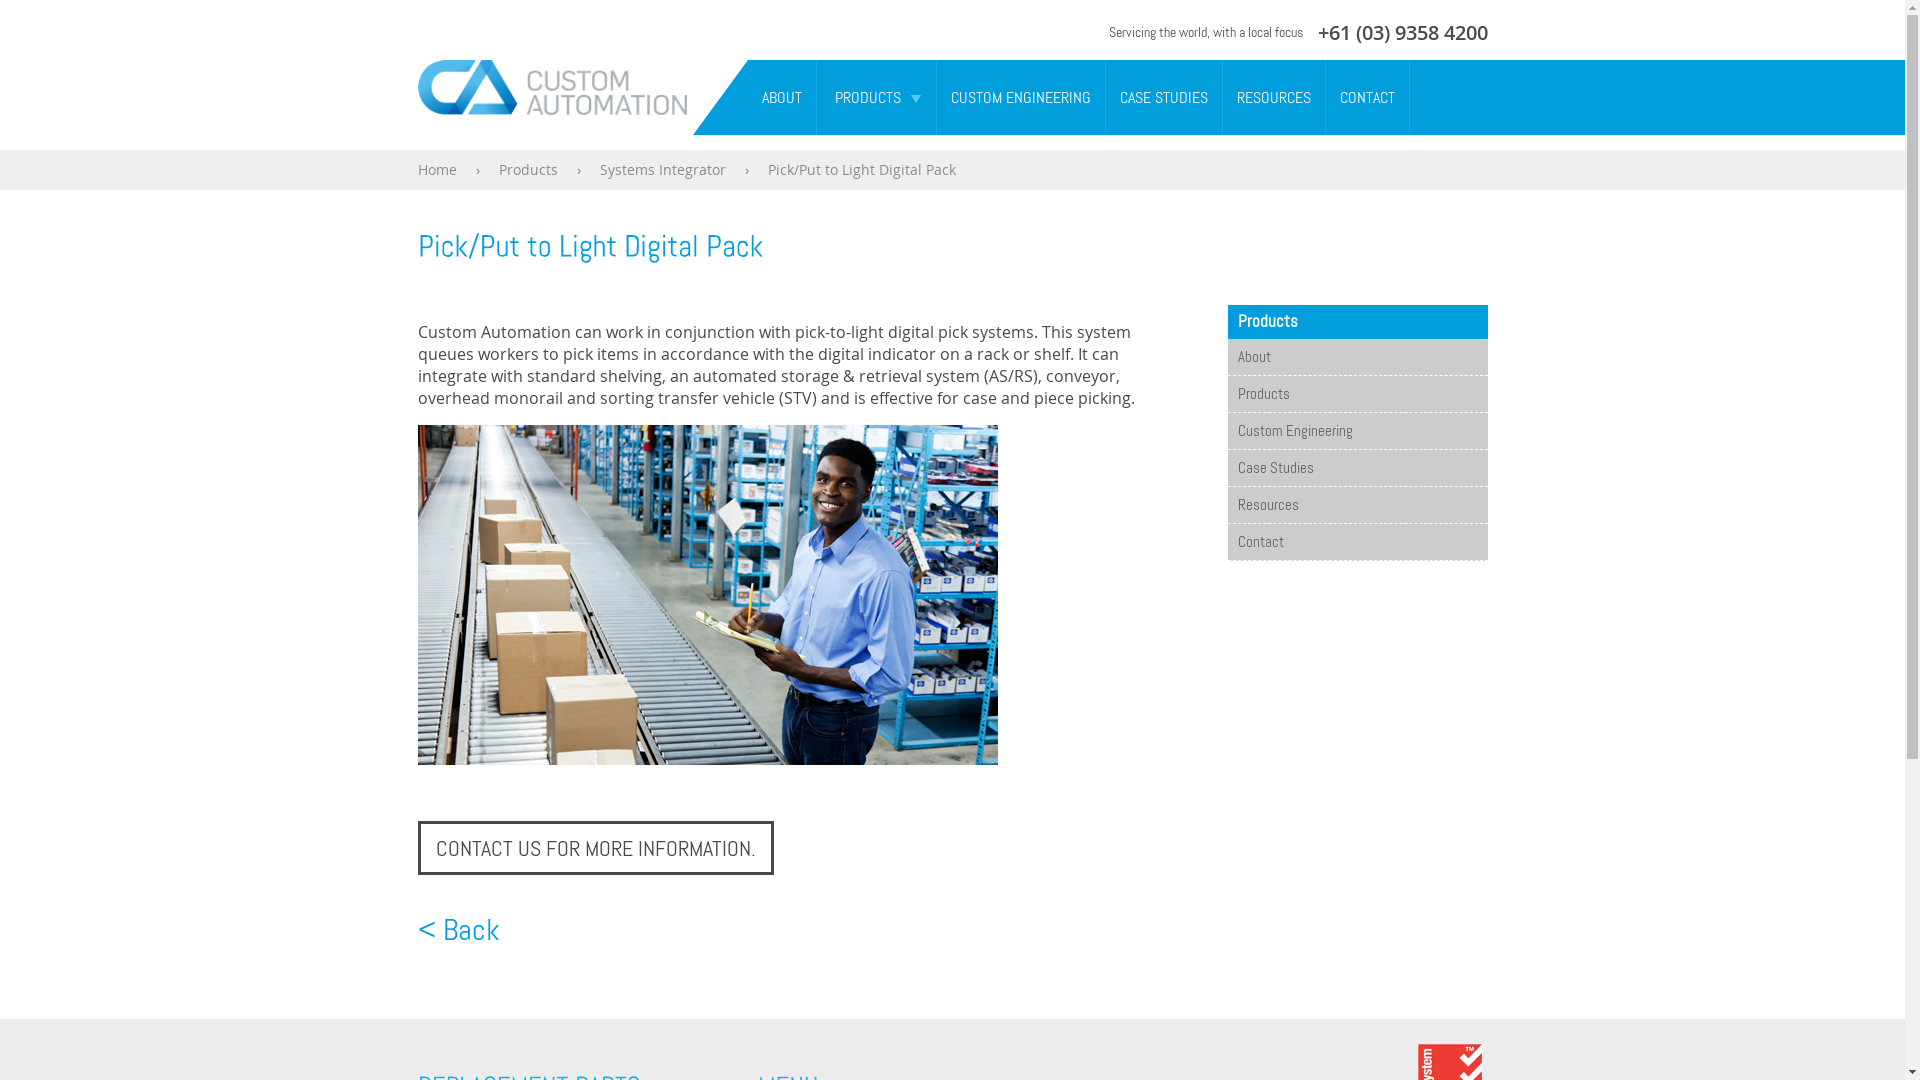  Describe the element at coordinates (1271, 97) in the screenshot. I see `'RESOURCES'` at that location.